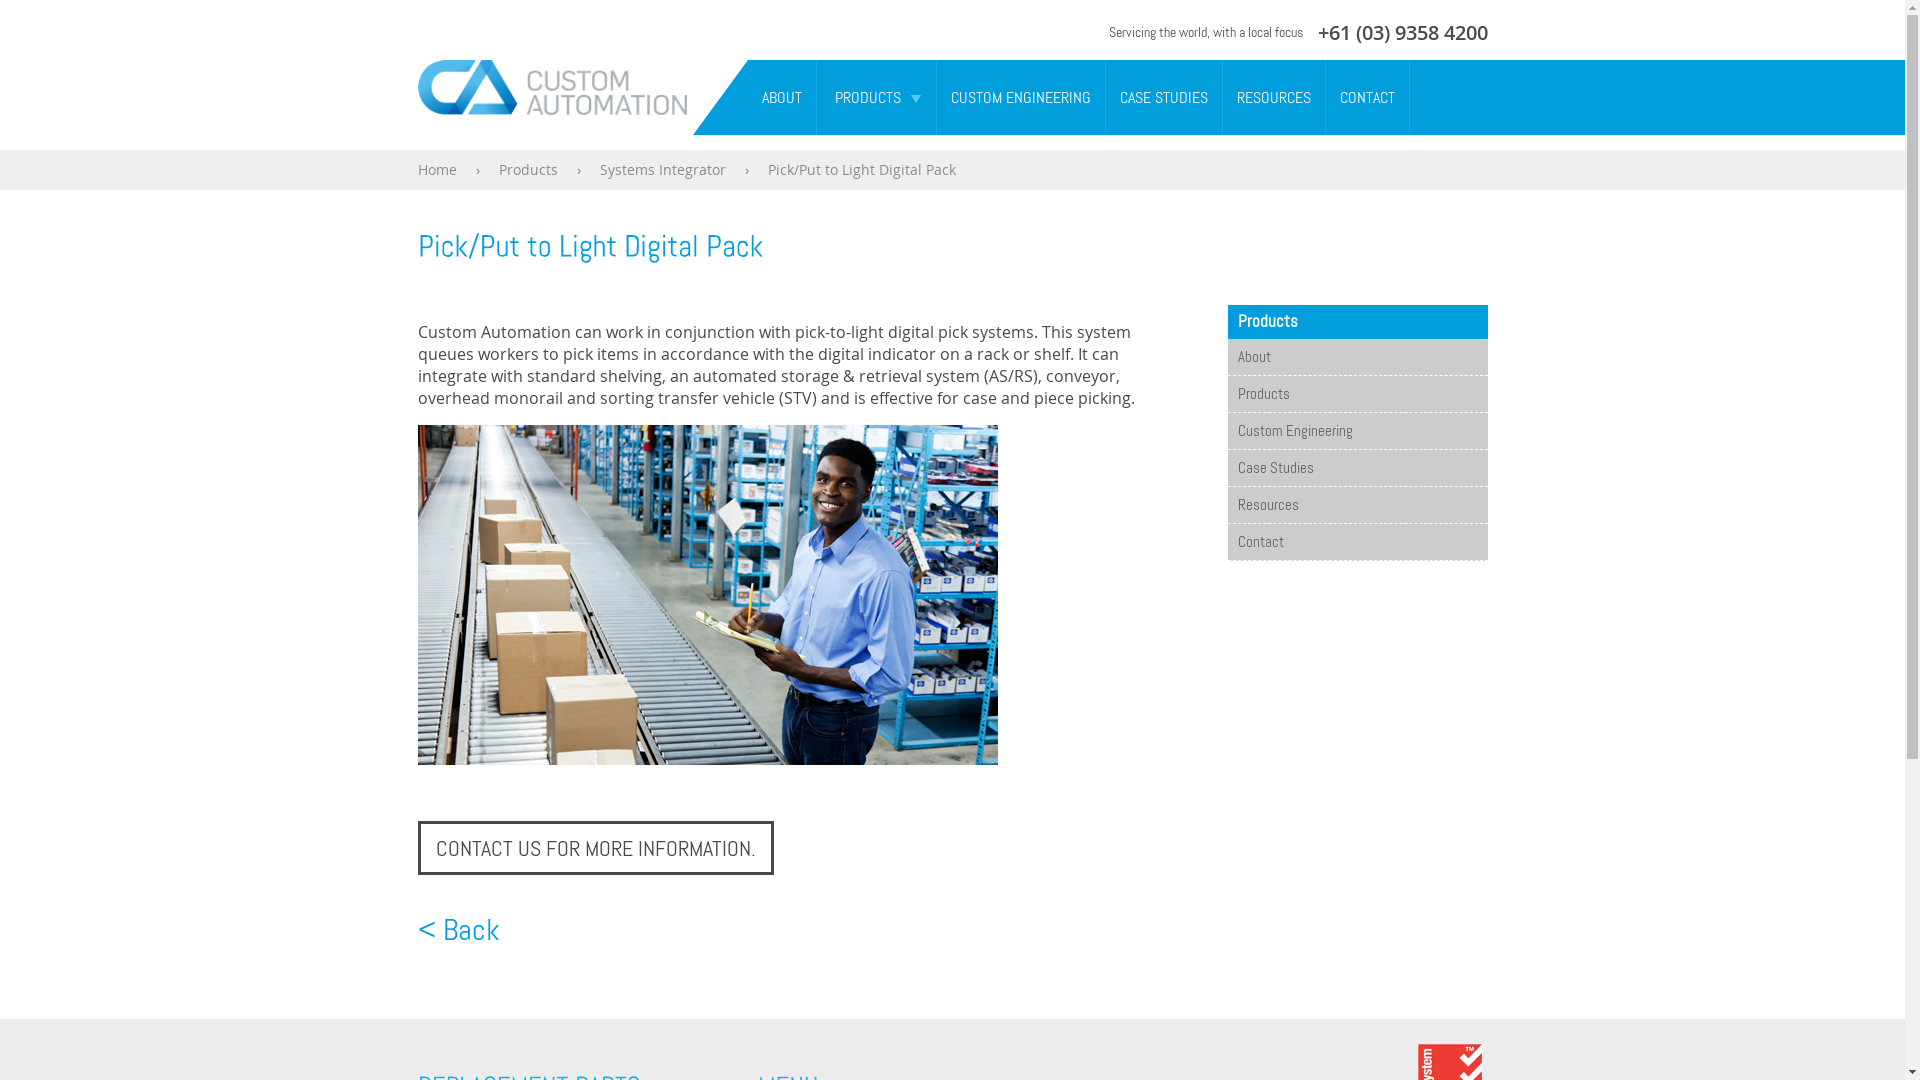  Describe the element at coordinates (1271, 97) in the screenshot. I see `'RESOURCES'` at that location.